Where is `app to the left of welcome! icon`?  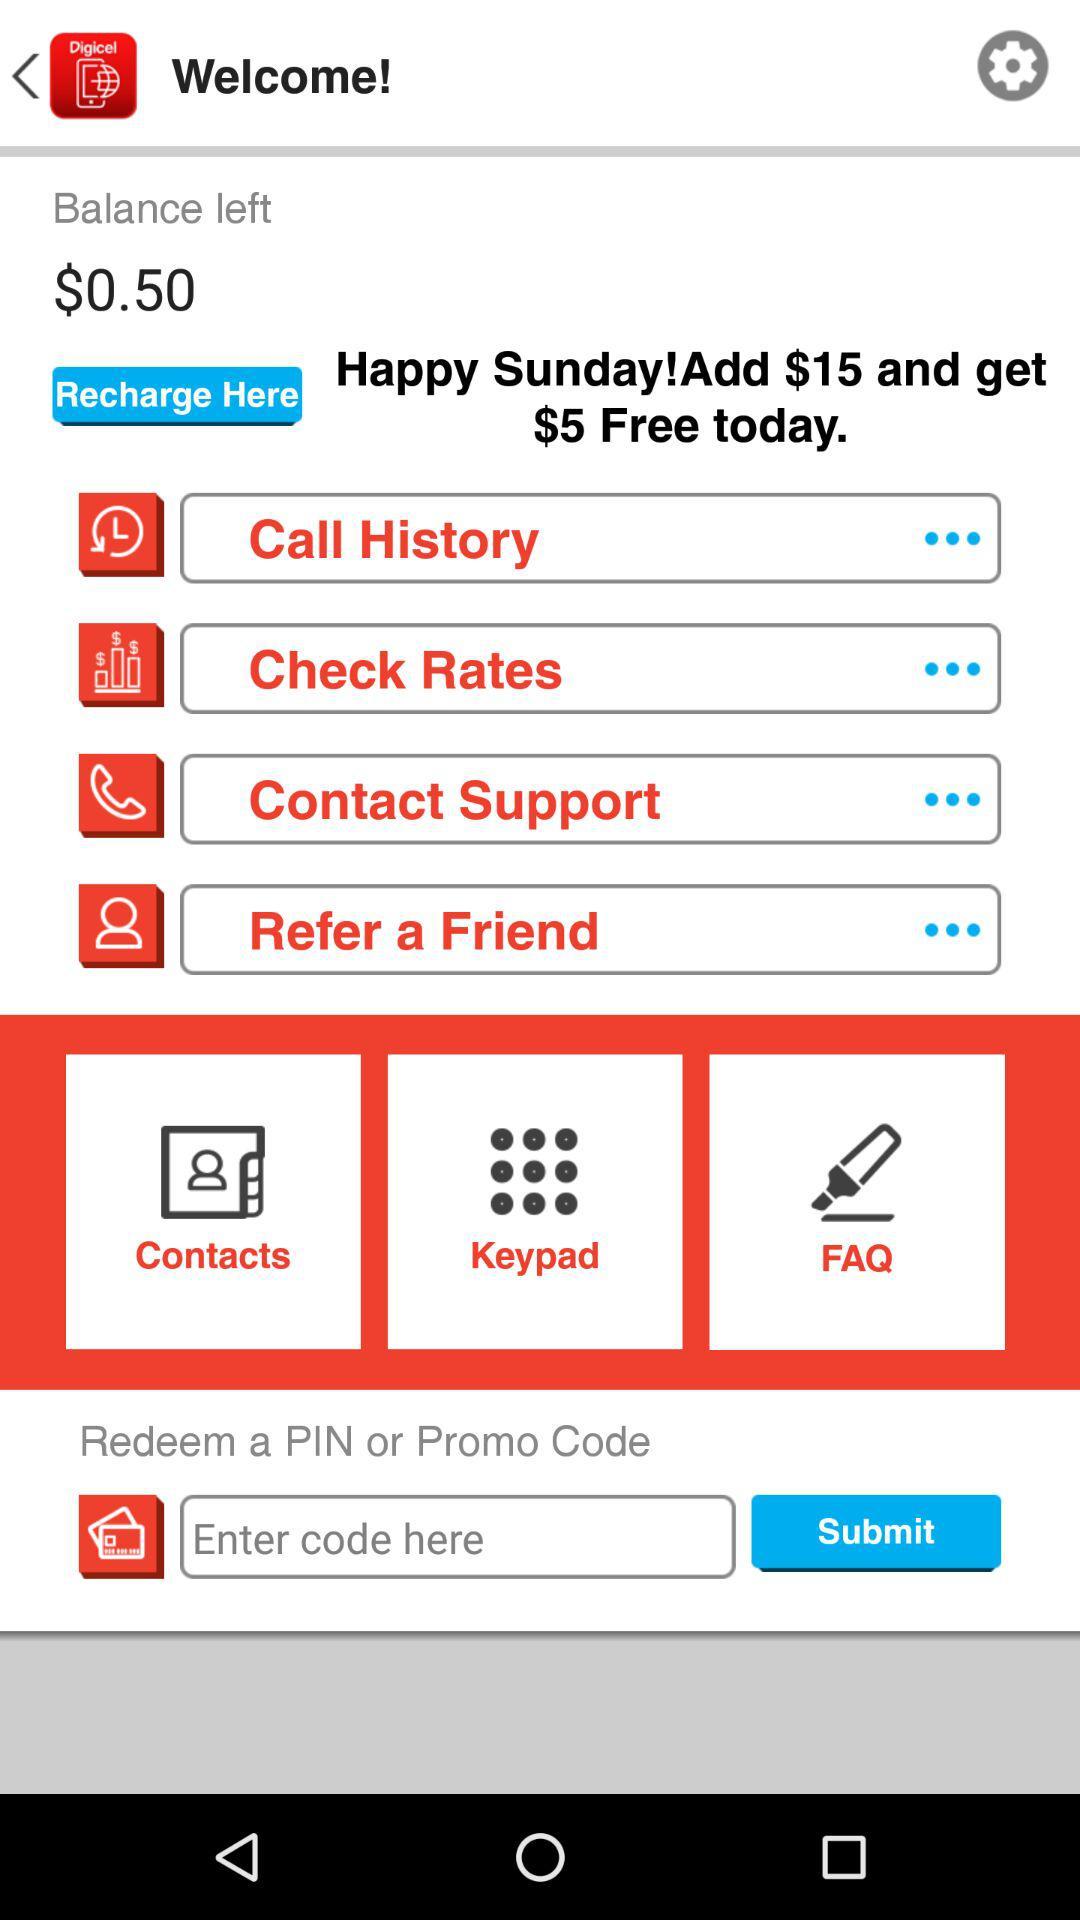 app to the left of welcome! icon is located at coordinates (71, 76).